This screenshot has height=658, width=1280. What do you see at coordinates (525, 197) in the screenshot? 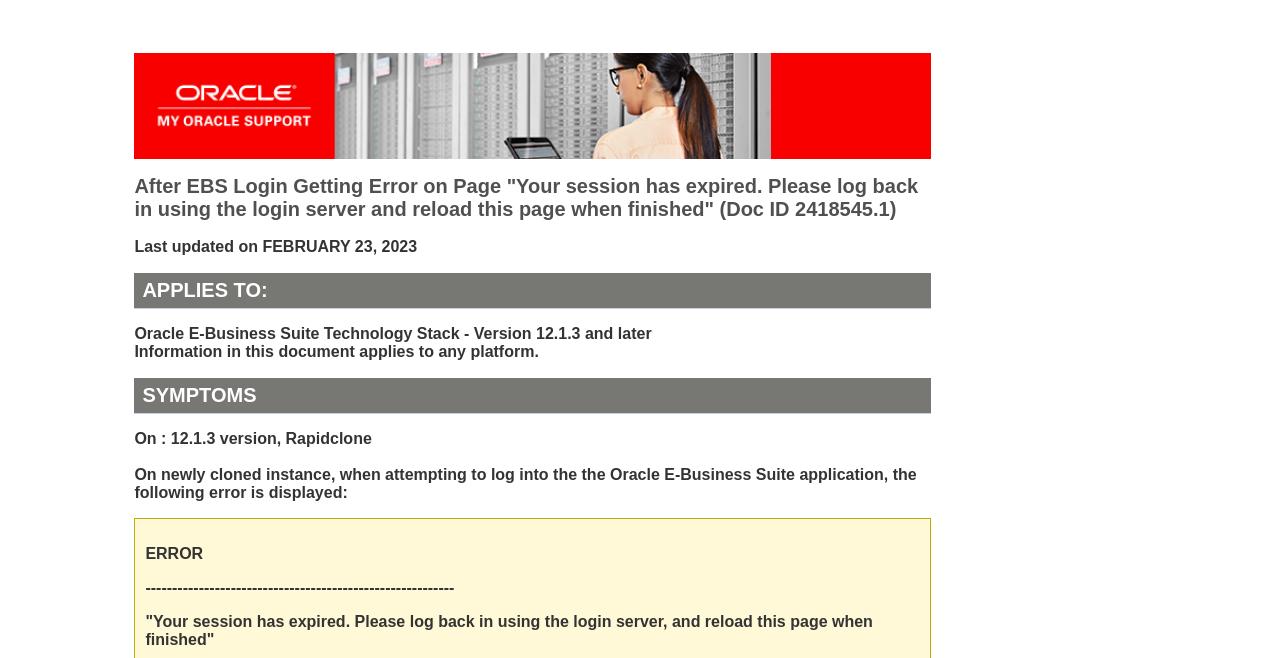
I see `'After EBS Login Getting Error on Page "Your session has expired. Please log back in using the login server and reload this page when finished"'` at bounding box center [525, 197].